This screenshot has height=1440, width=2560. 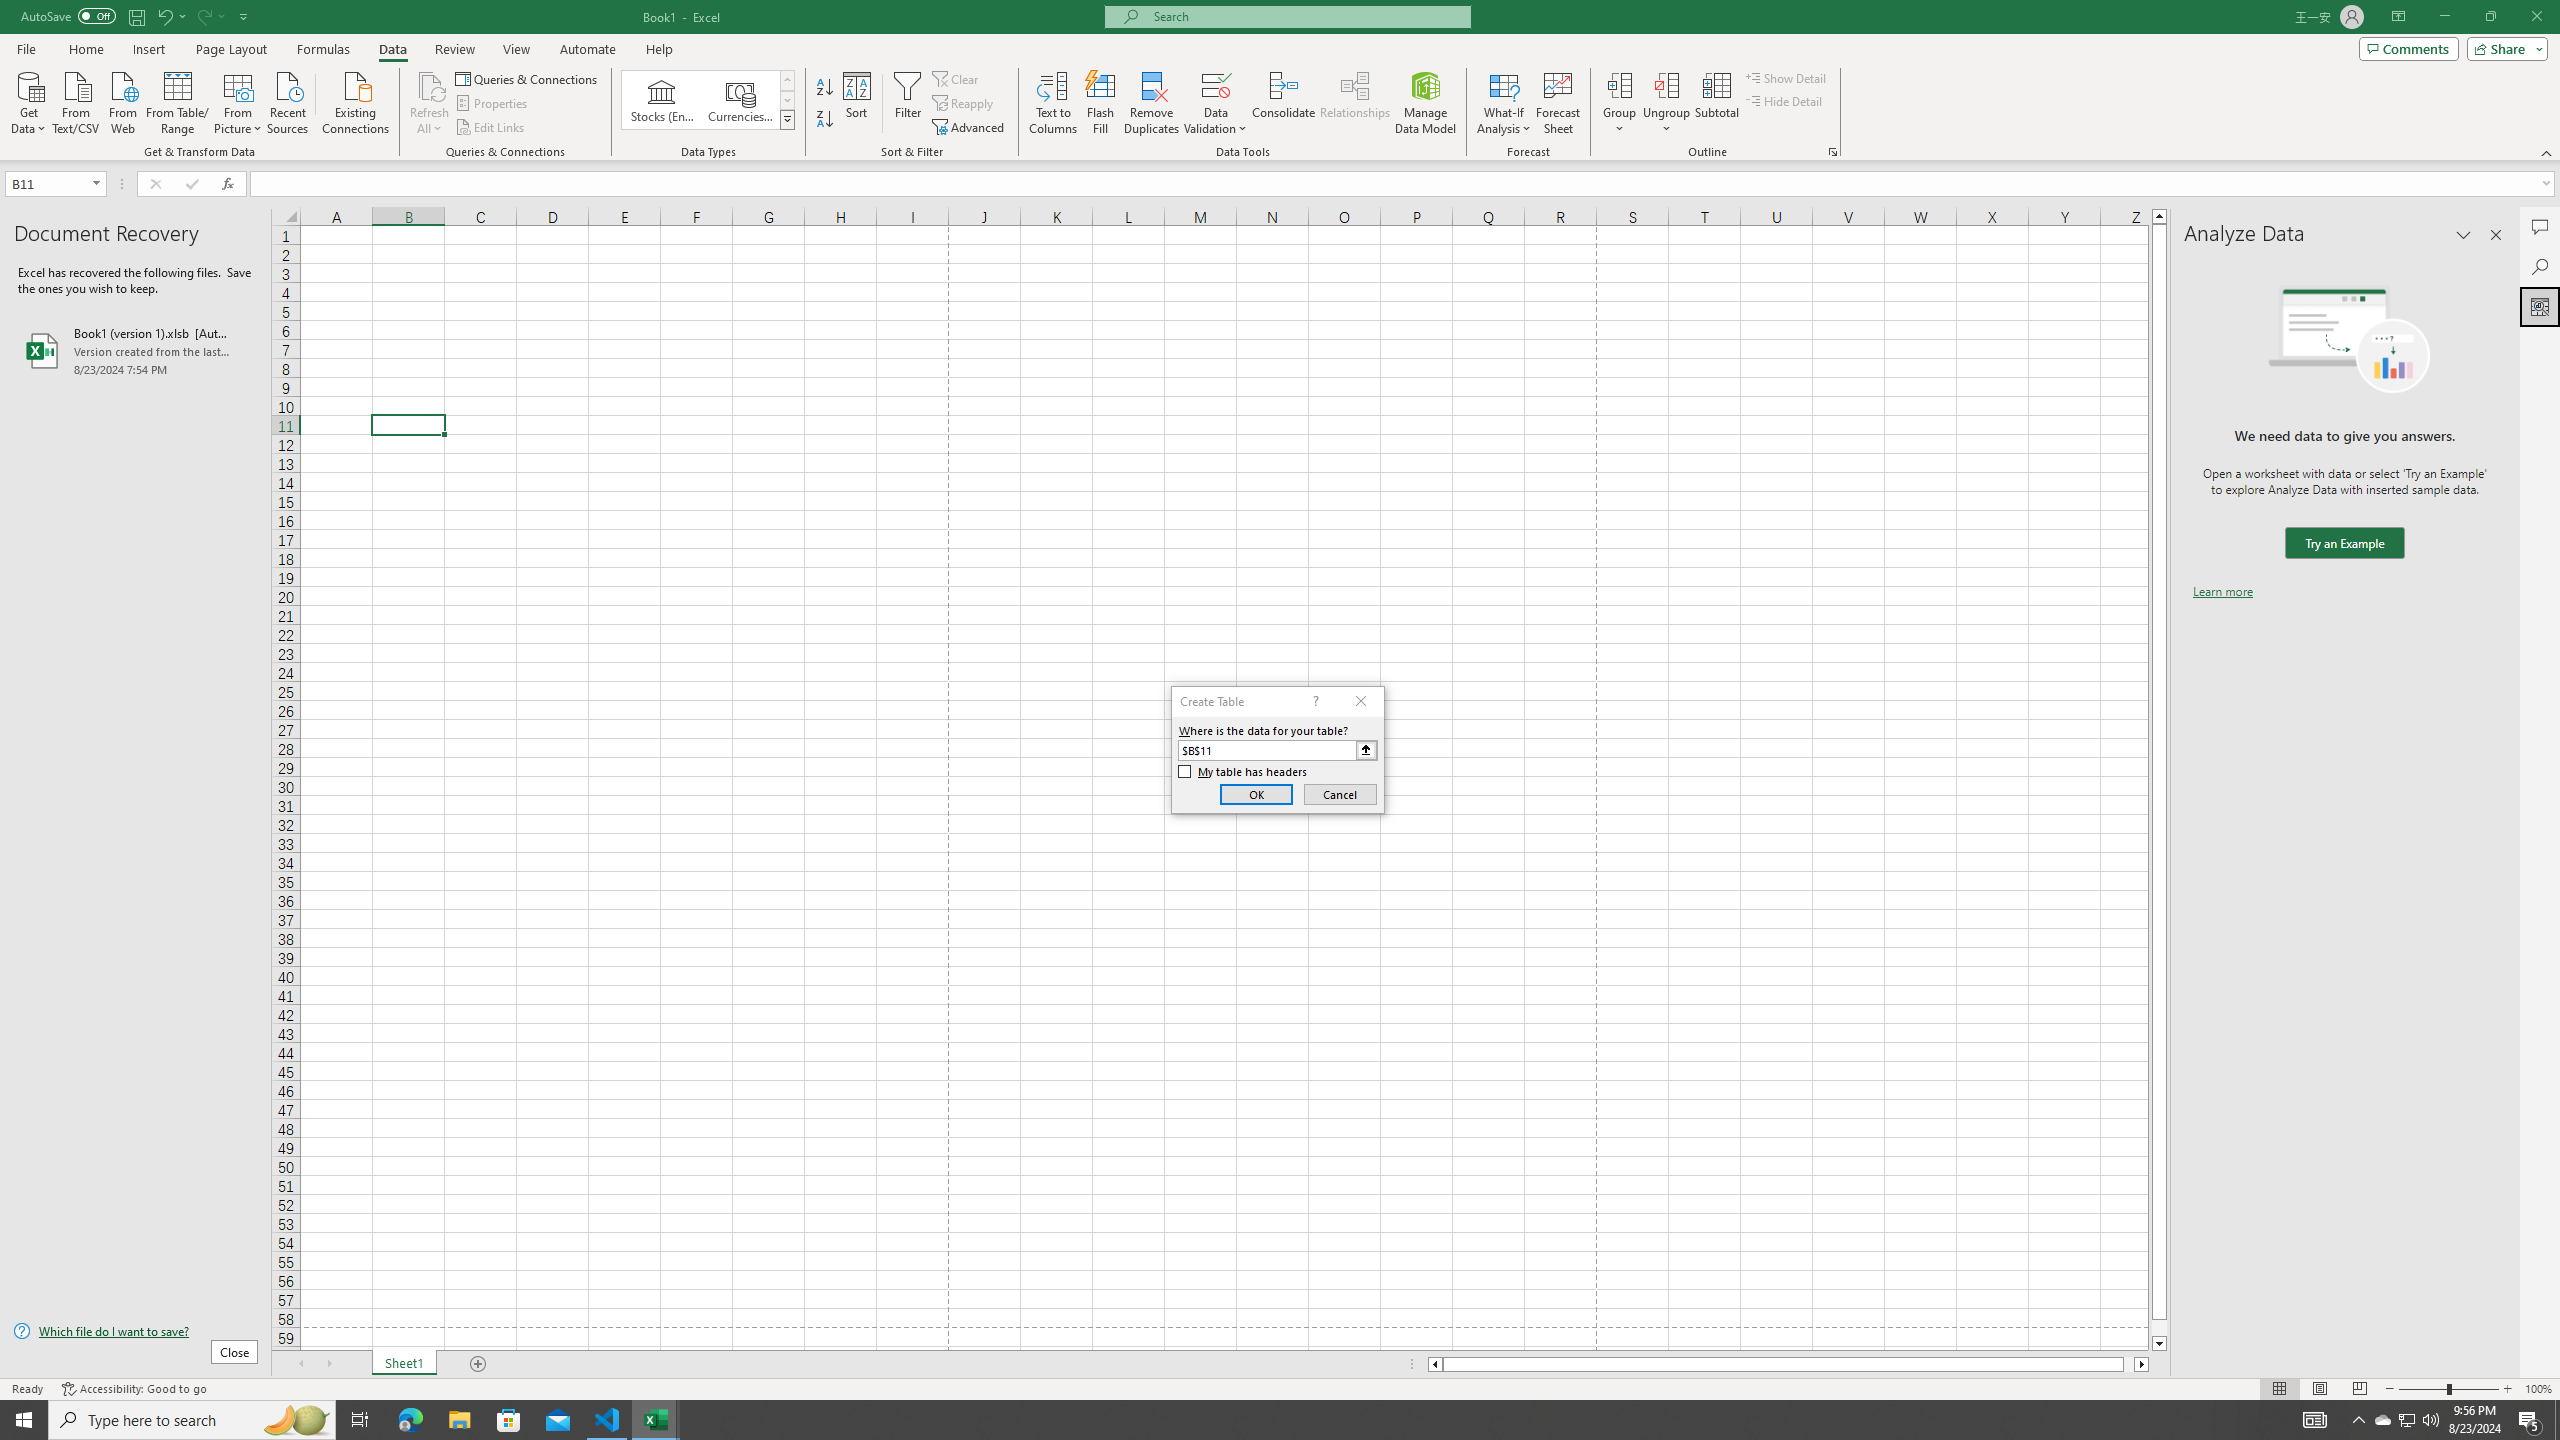 I want to click on 'Automate', so click(x=587, y=49).